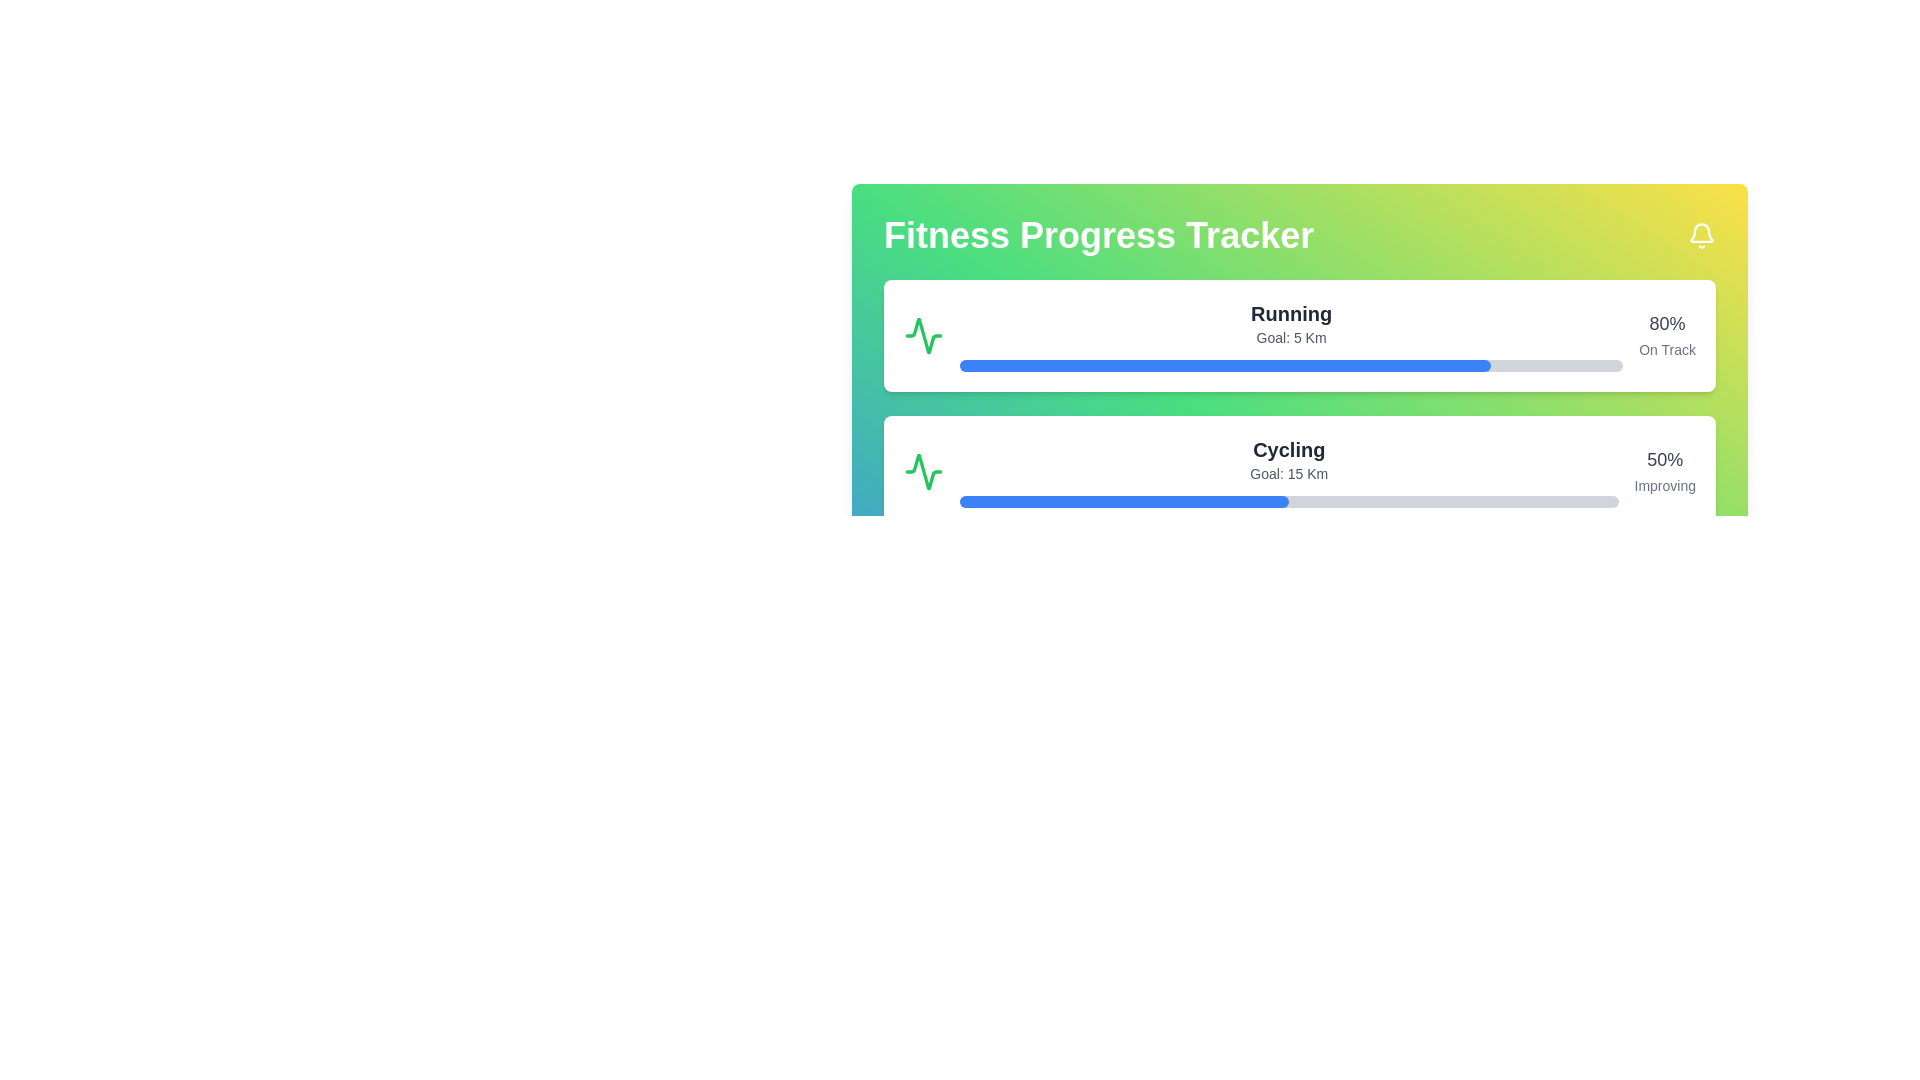 The width and height of the screenshot is (1920, 1080). Describe the element at coordinates (1289, 450) in the screenshot. I see `the 'Cycling' text label, which serves as a heading in the progress tracker` at that location.